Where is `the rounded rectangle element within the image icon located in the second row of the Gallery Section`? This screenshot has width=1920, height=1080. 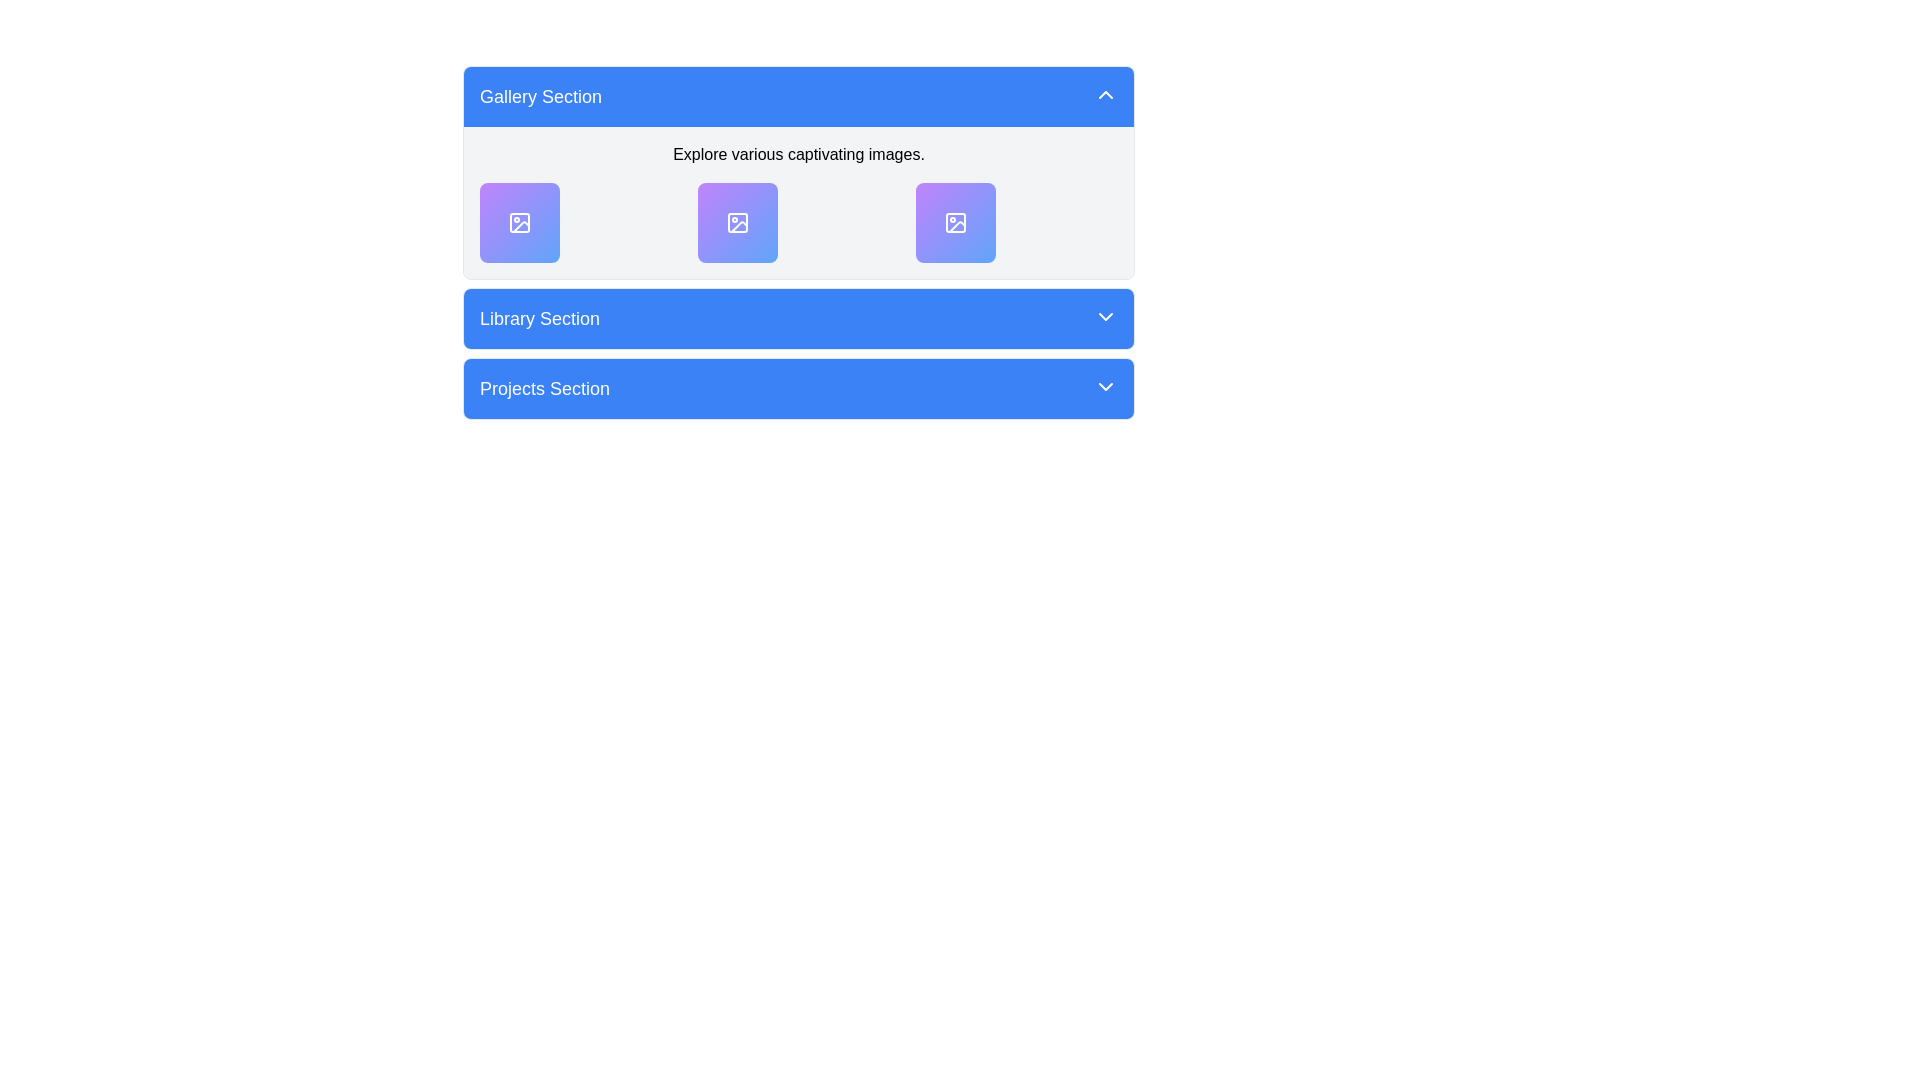
the rounded rectangle element within the image icon located in the second row of the Gallery Section is located at coordinates (954, 223).